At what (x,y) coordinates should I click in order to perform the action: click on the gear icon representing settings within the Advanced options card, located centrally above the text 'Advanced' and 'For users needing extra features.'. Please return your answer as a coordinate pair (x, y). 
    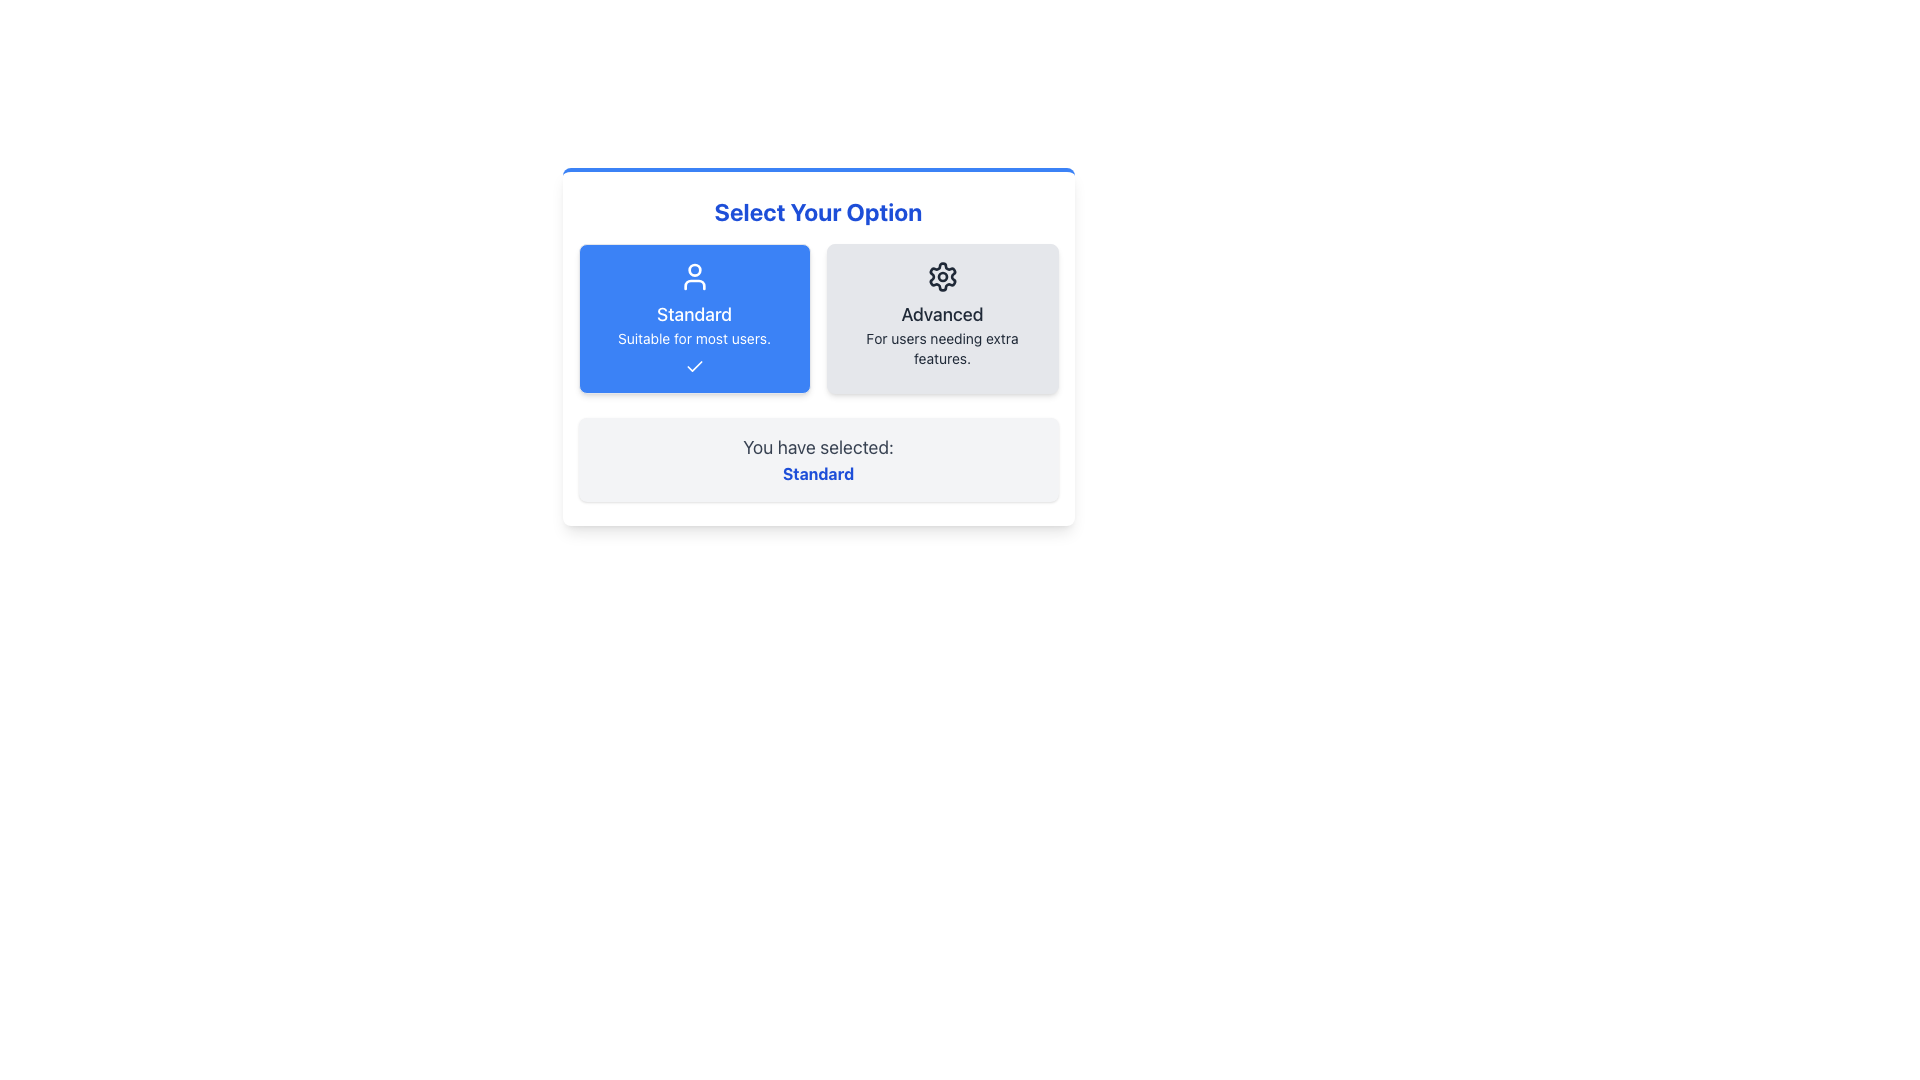
    Looking at the image, I should click on (941, 277).